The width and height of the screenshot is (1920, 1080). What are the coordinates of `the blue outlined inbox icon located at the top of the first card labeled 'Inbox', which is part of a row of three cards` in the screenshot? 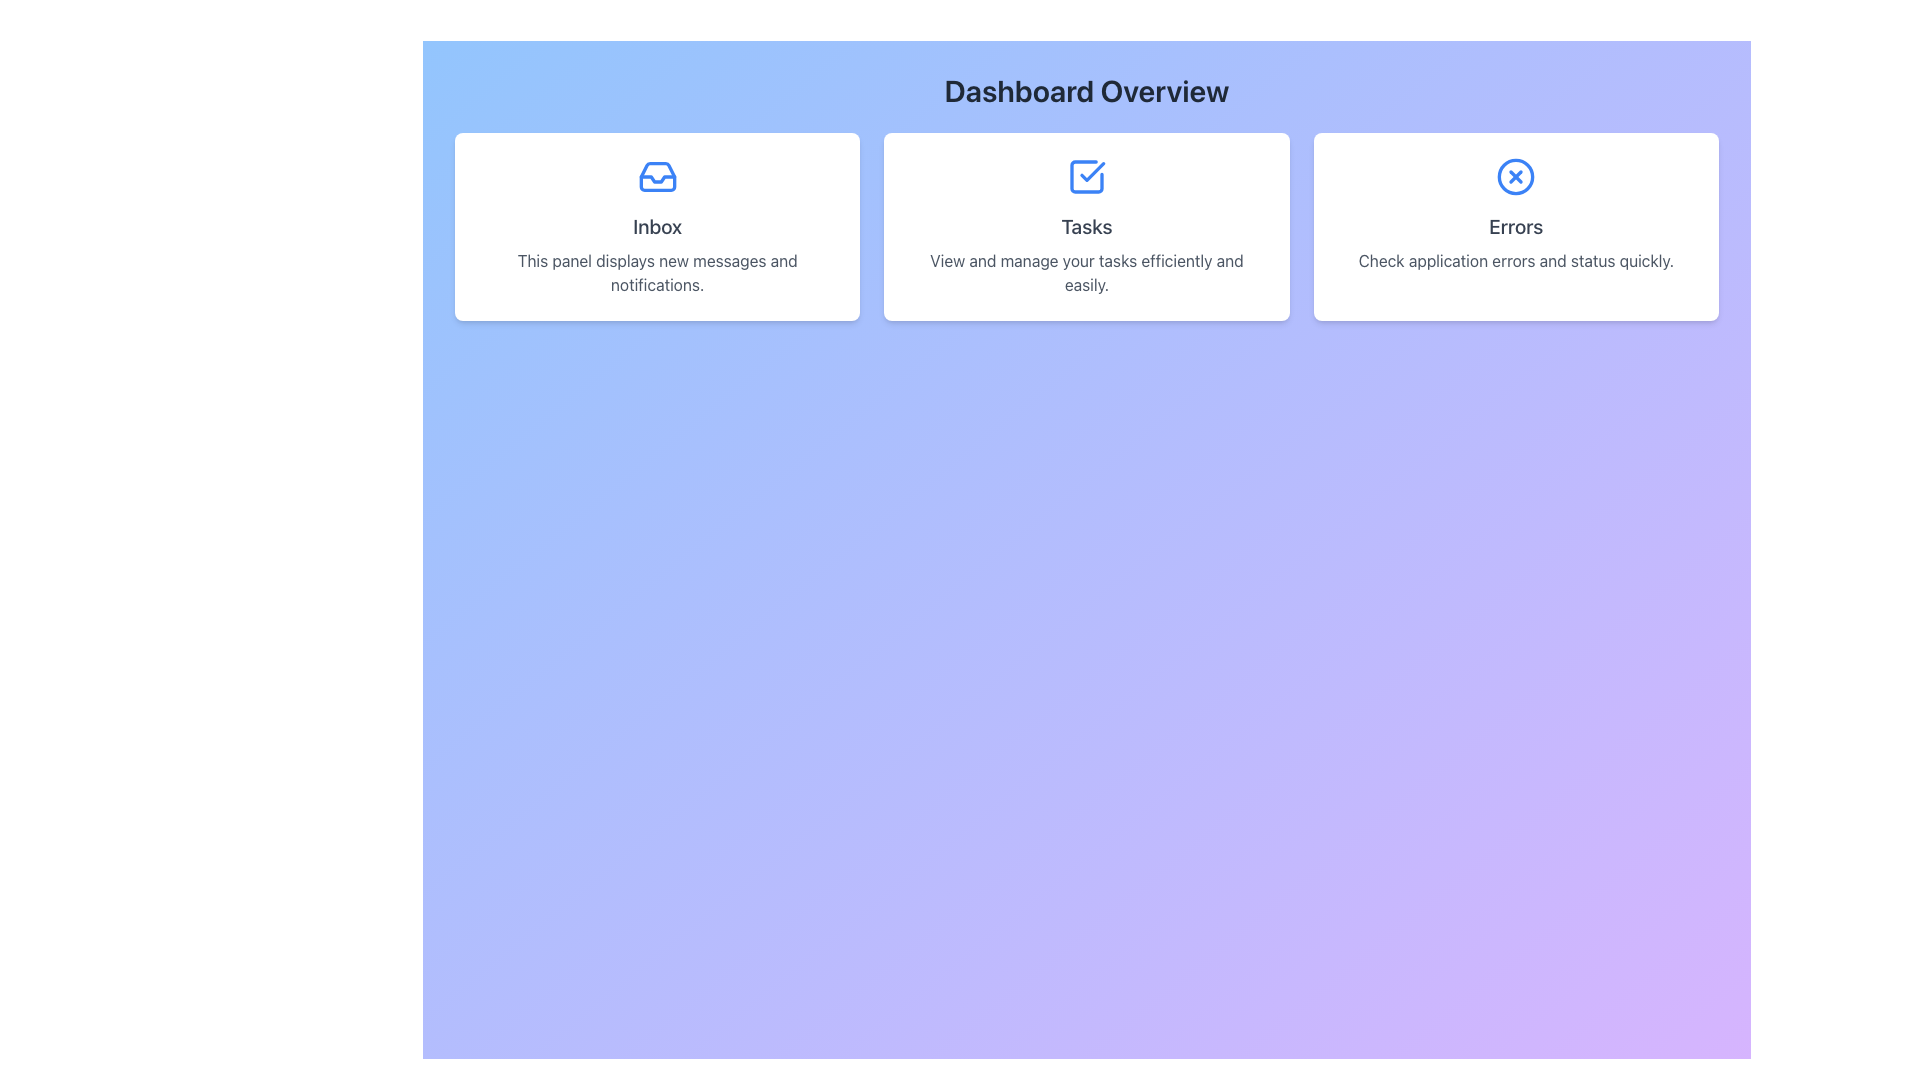 It's located at (657, 176).